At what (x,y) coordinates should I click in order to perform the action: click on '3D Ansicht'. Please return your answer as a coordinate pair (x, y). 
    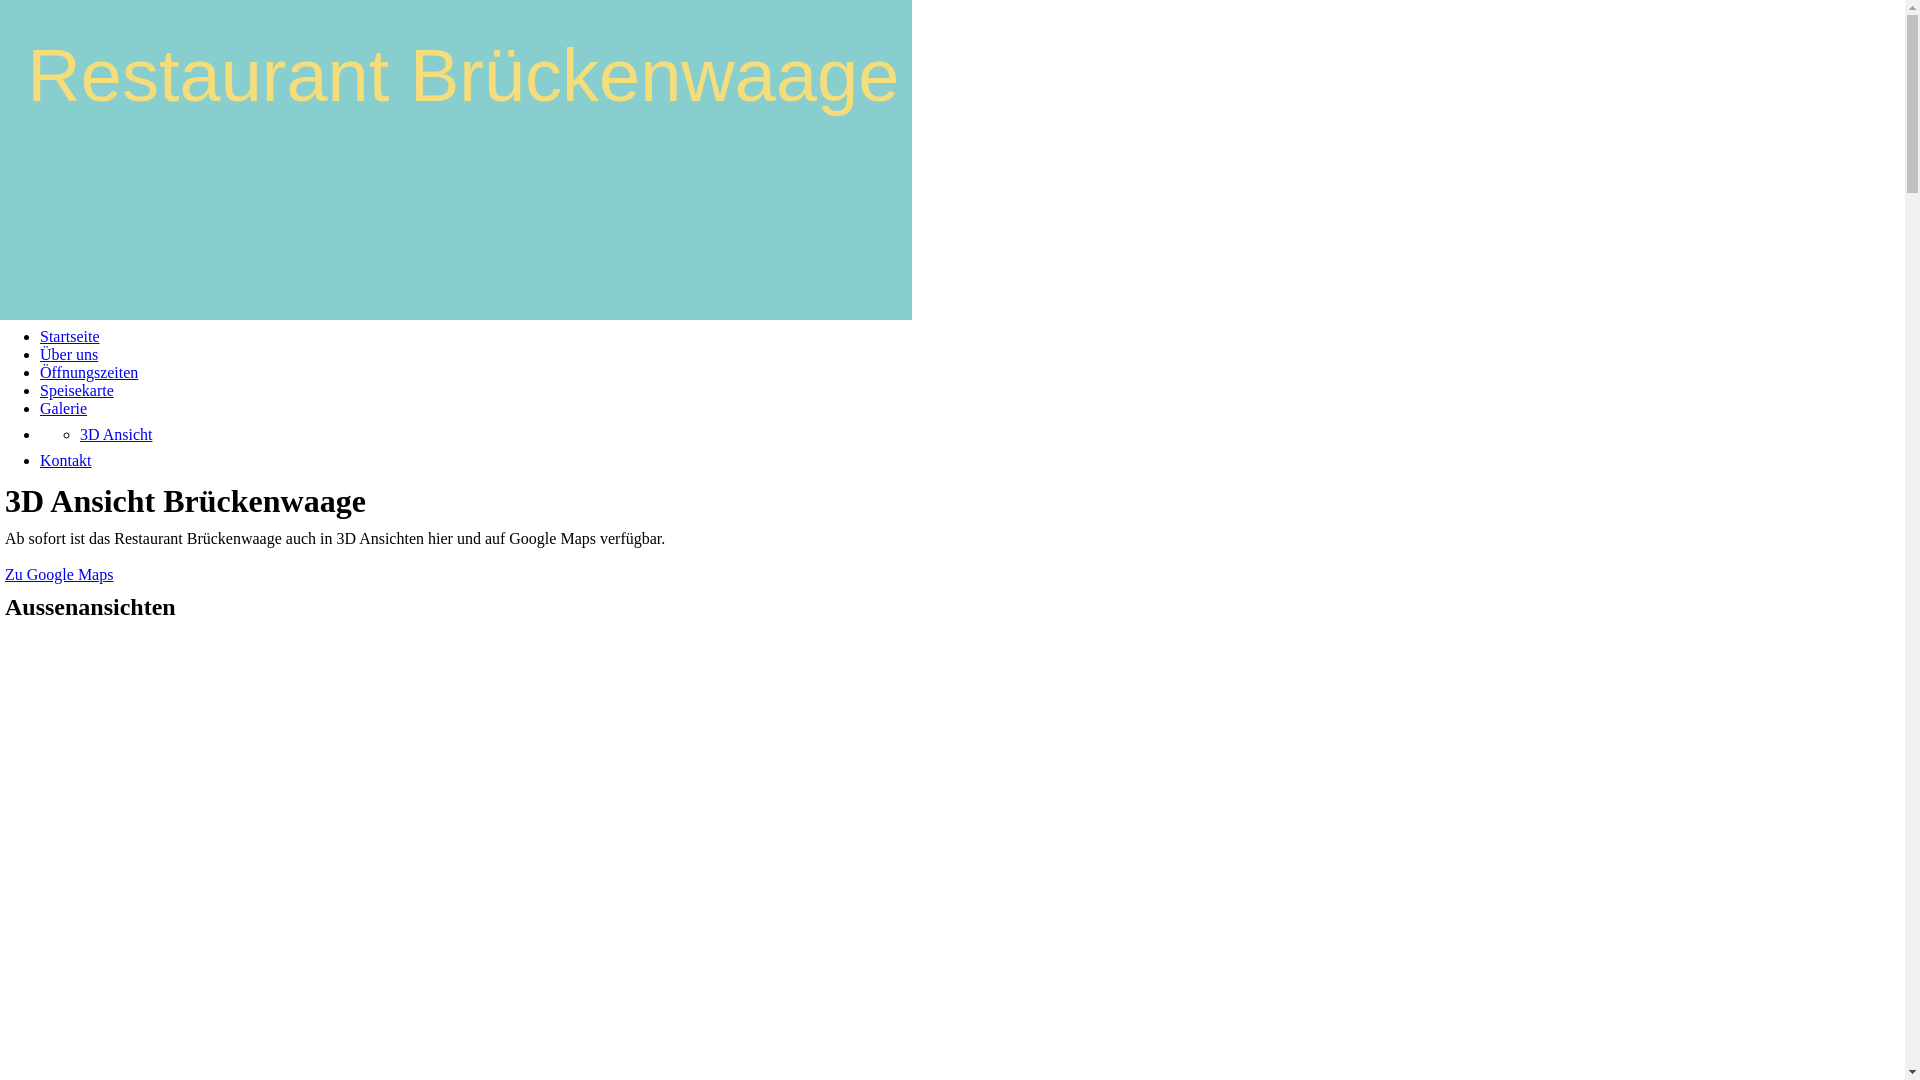
    Looking at the image, I should click on (114, 433).